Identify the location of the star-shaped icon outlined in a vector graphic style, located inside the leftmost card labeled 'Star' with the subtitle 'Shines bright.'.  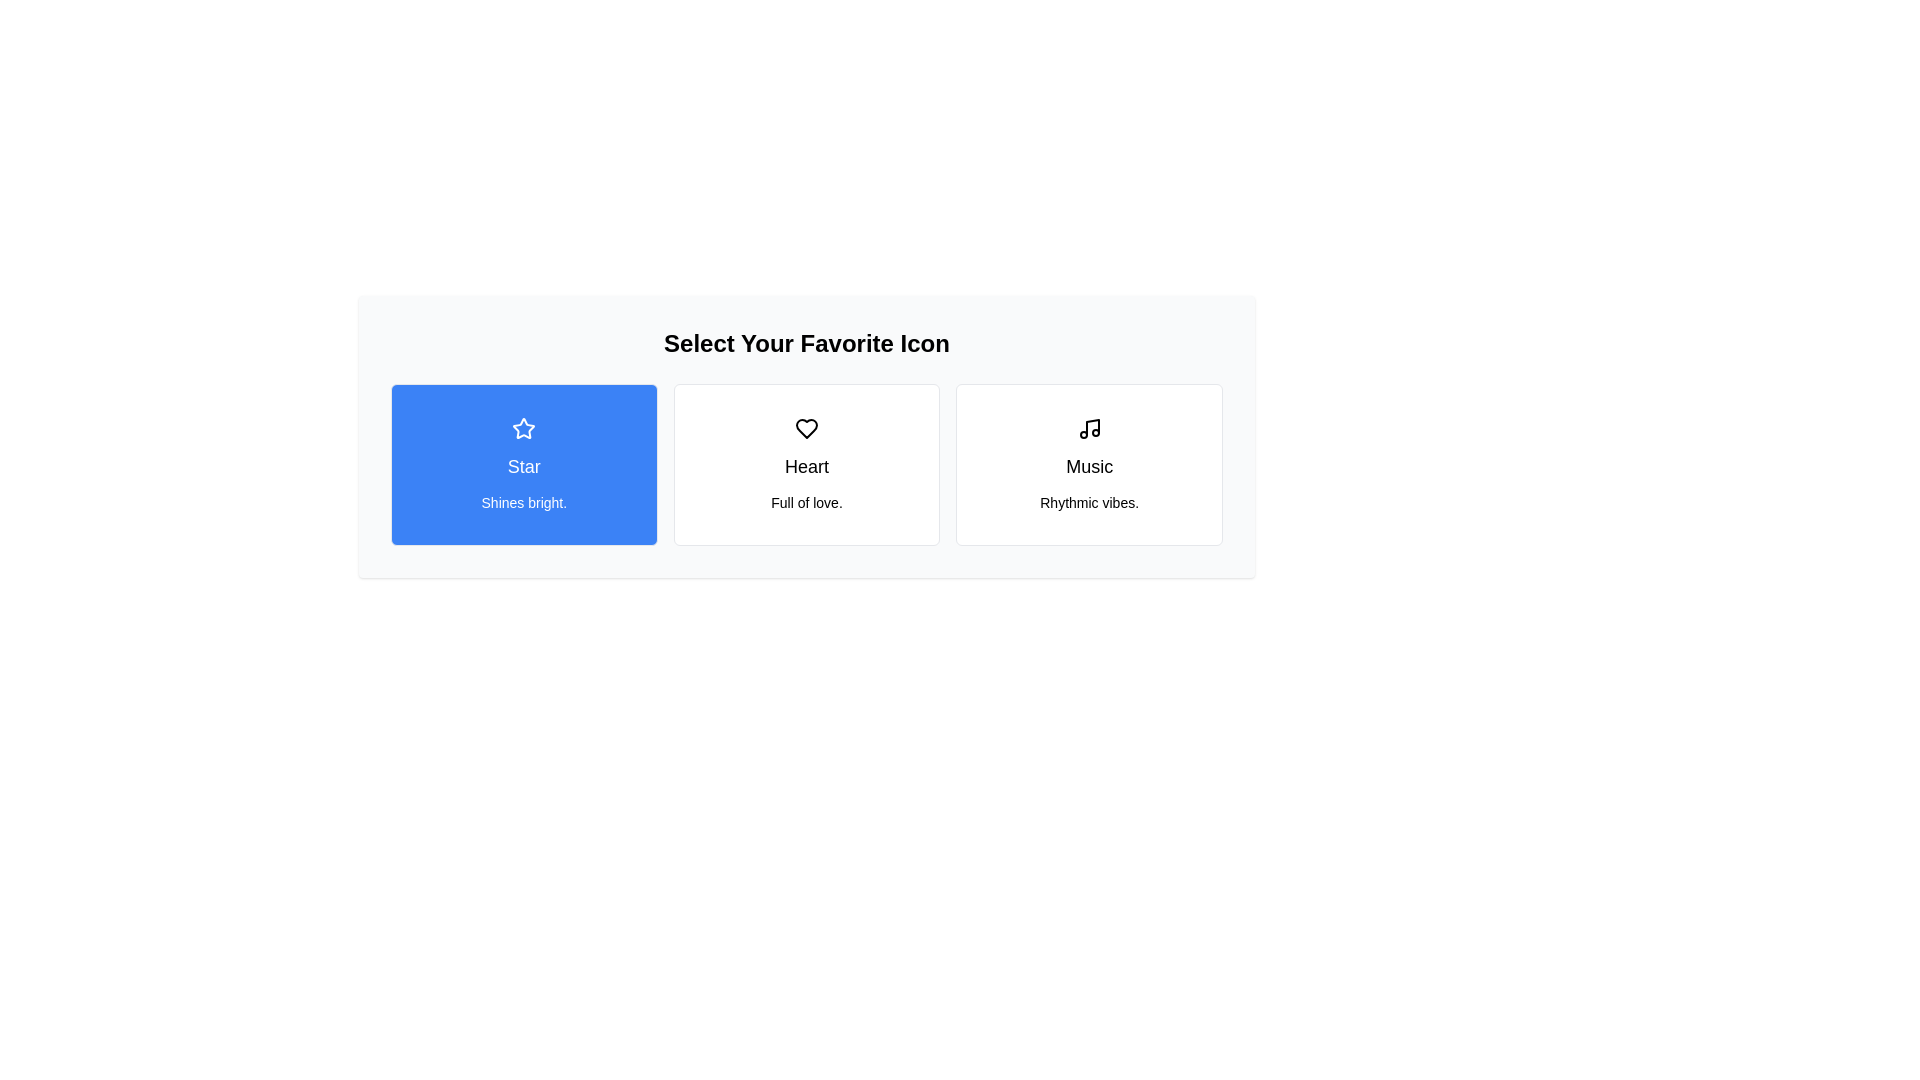
(524, 427).